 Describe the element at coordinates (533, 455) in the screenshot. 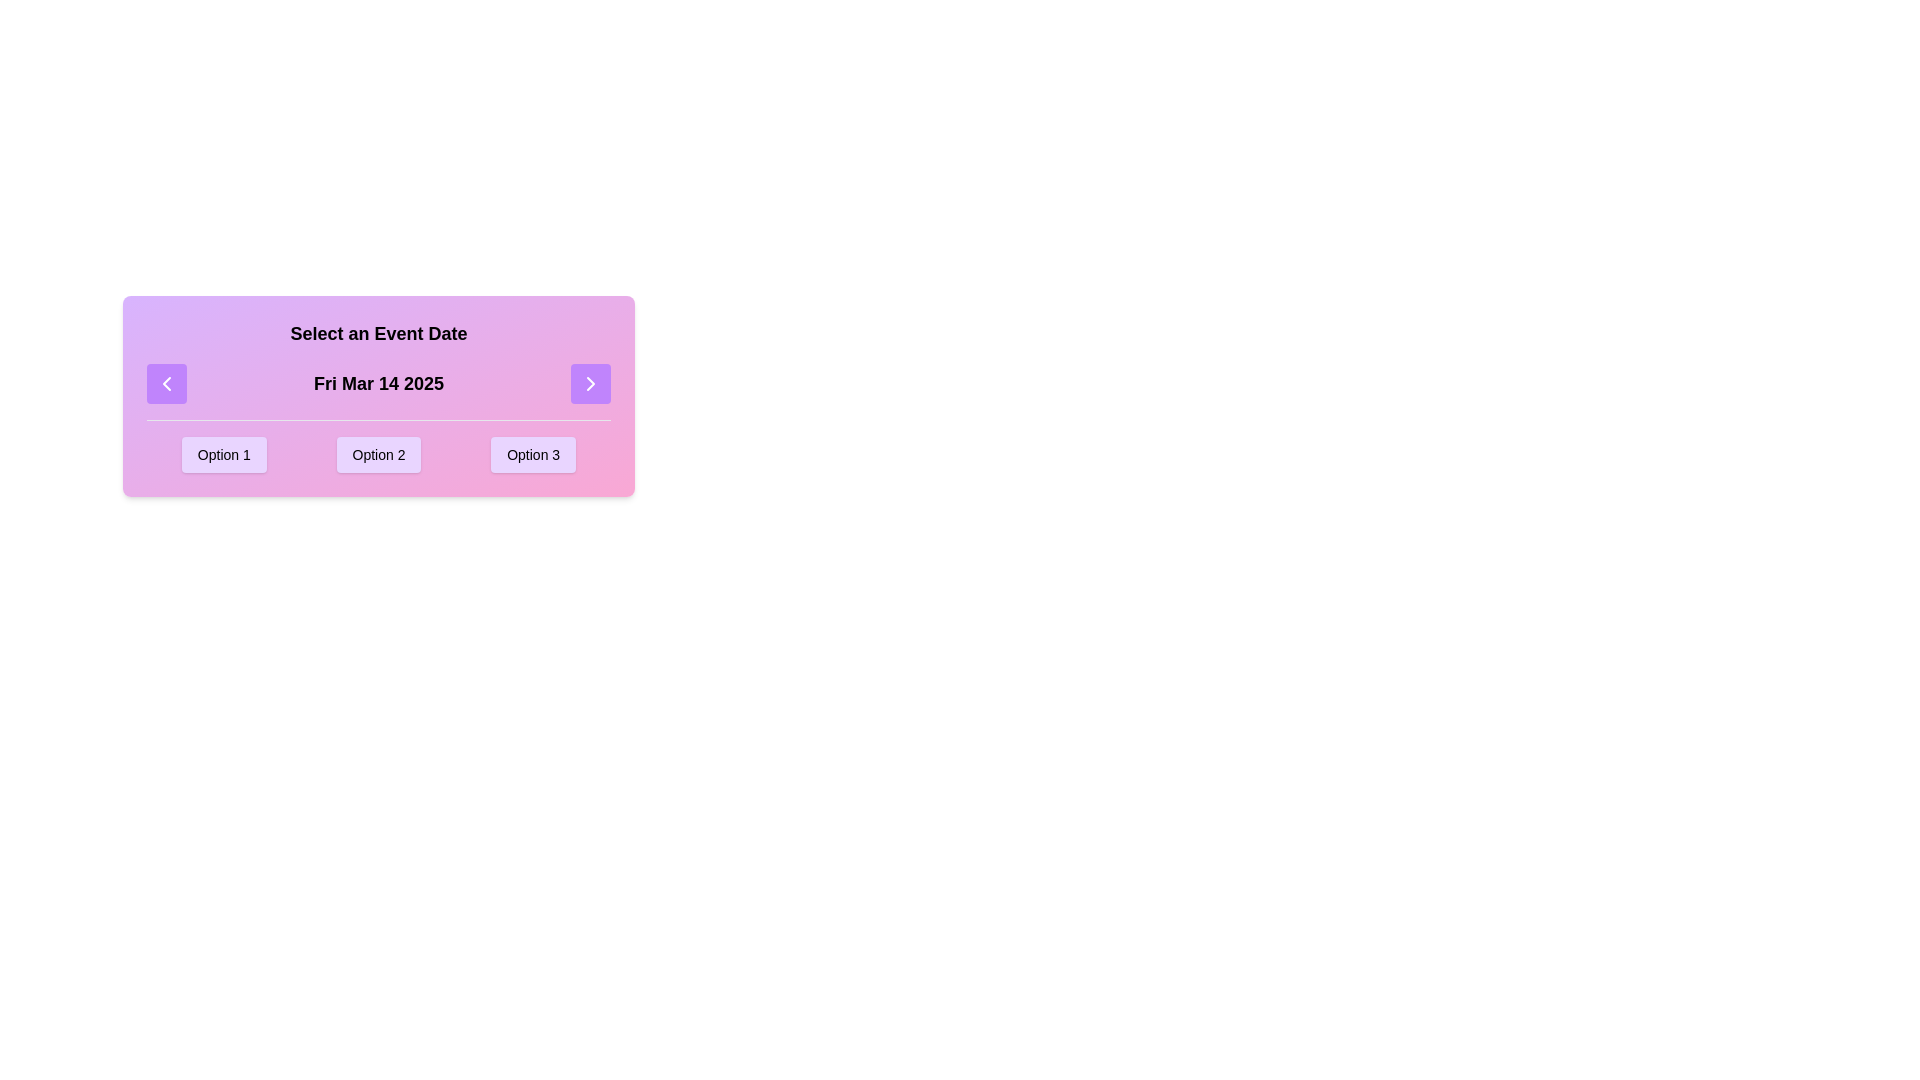

I see `the third button labeled 'Option 3'` at that location.